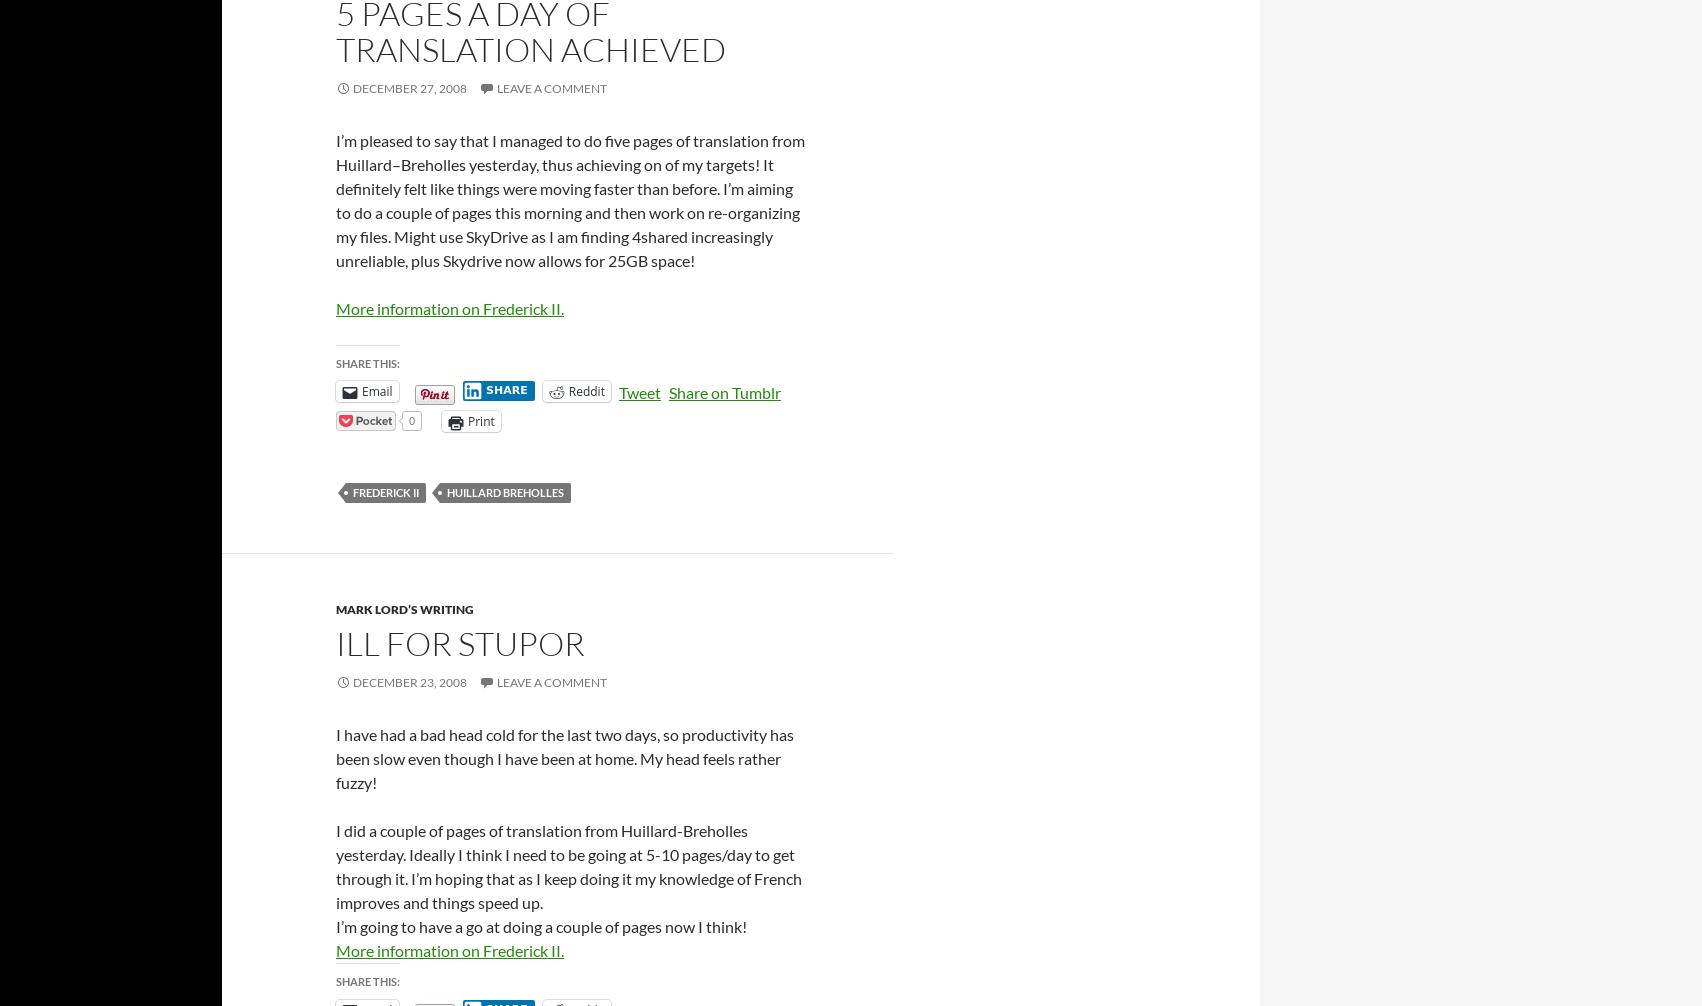 The image size is (1702, 1006). What do you see at coordinates (405, 609) in the screenshot?
I see `'Mark Lord’s Writing'` at bounding box center [405, 609].